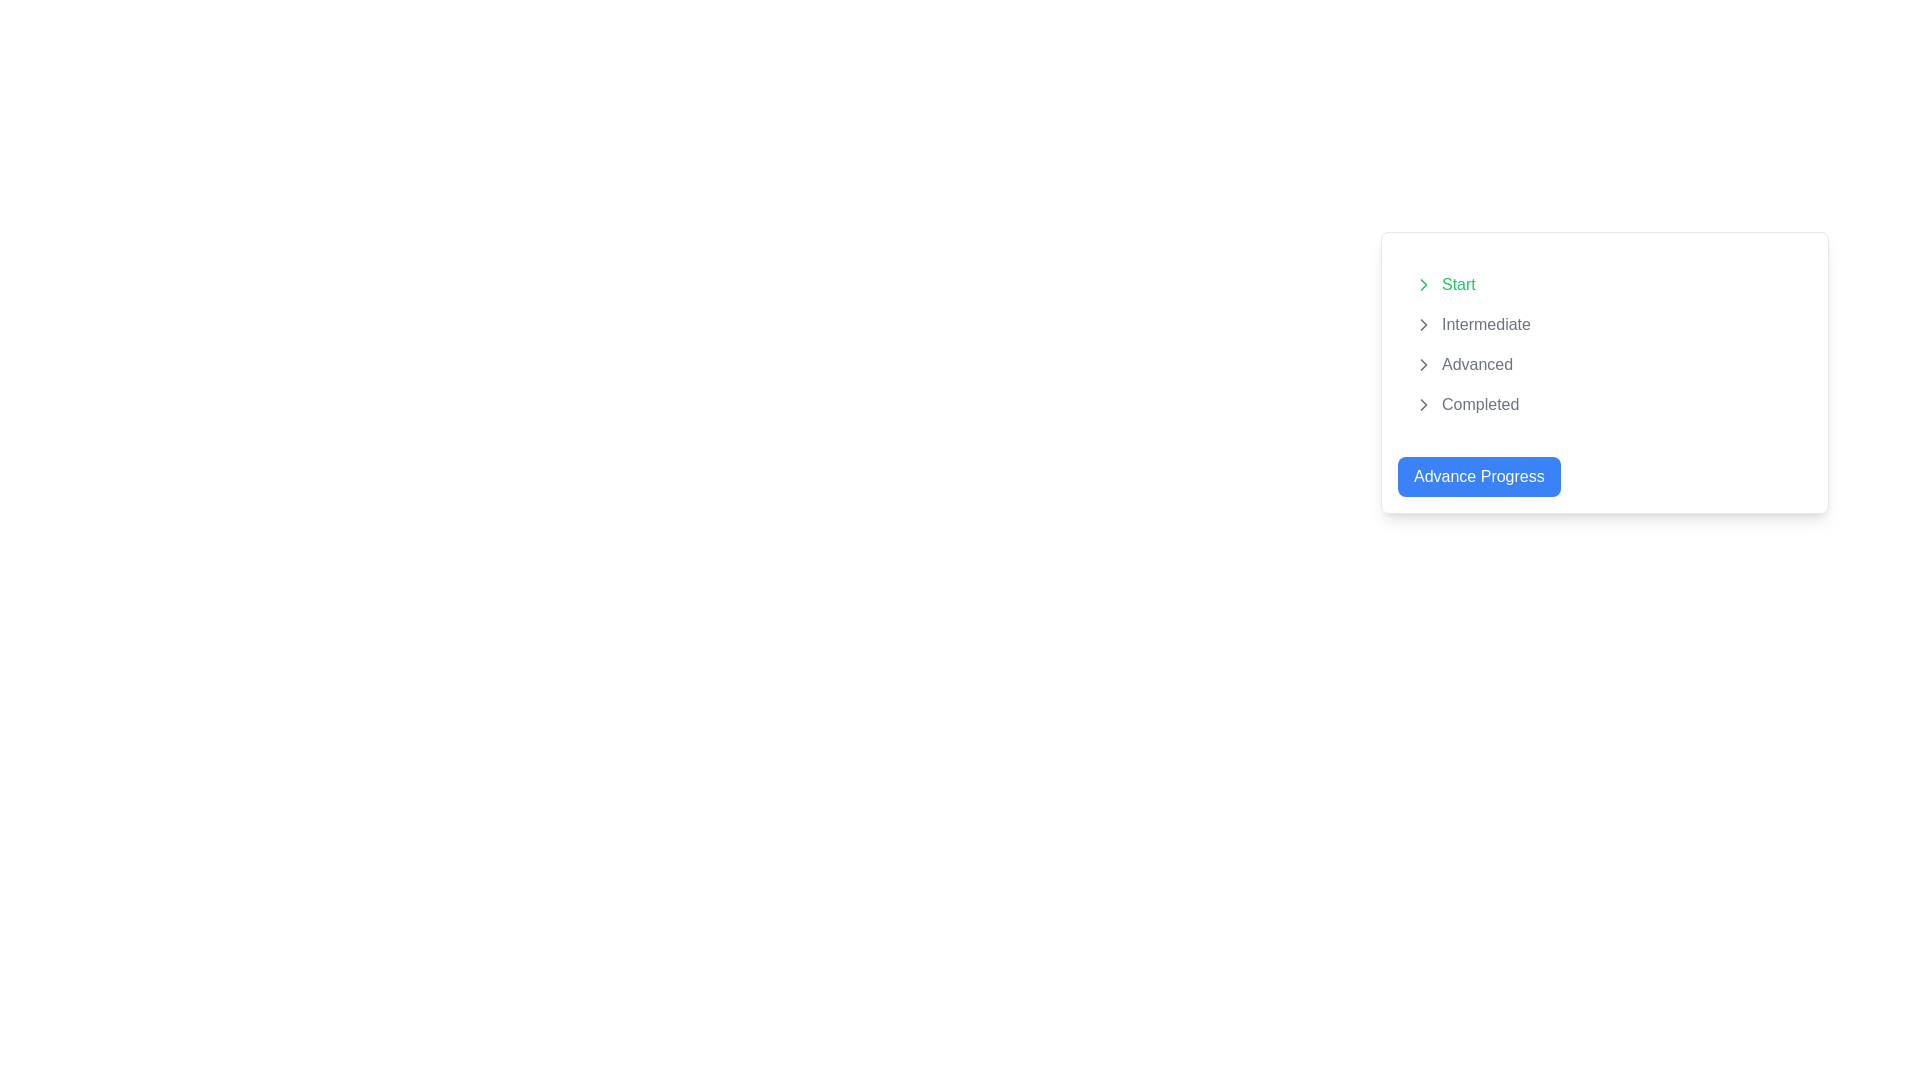 The image size is (1920, 1080). What do you see at coordinates (1458, 285) in the screenshot?
I see `the 'Start' text label, which displays in green and is positioned near the top-left corner of the menu layout, following an icon in a vertically stacked list` at bounding box center [1458, 285].